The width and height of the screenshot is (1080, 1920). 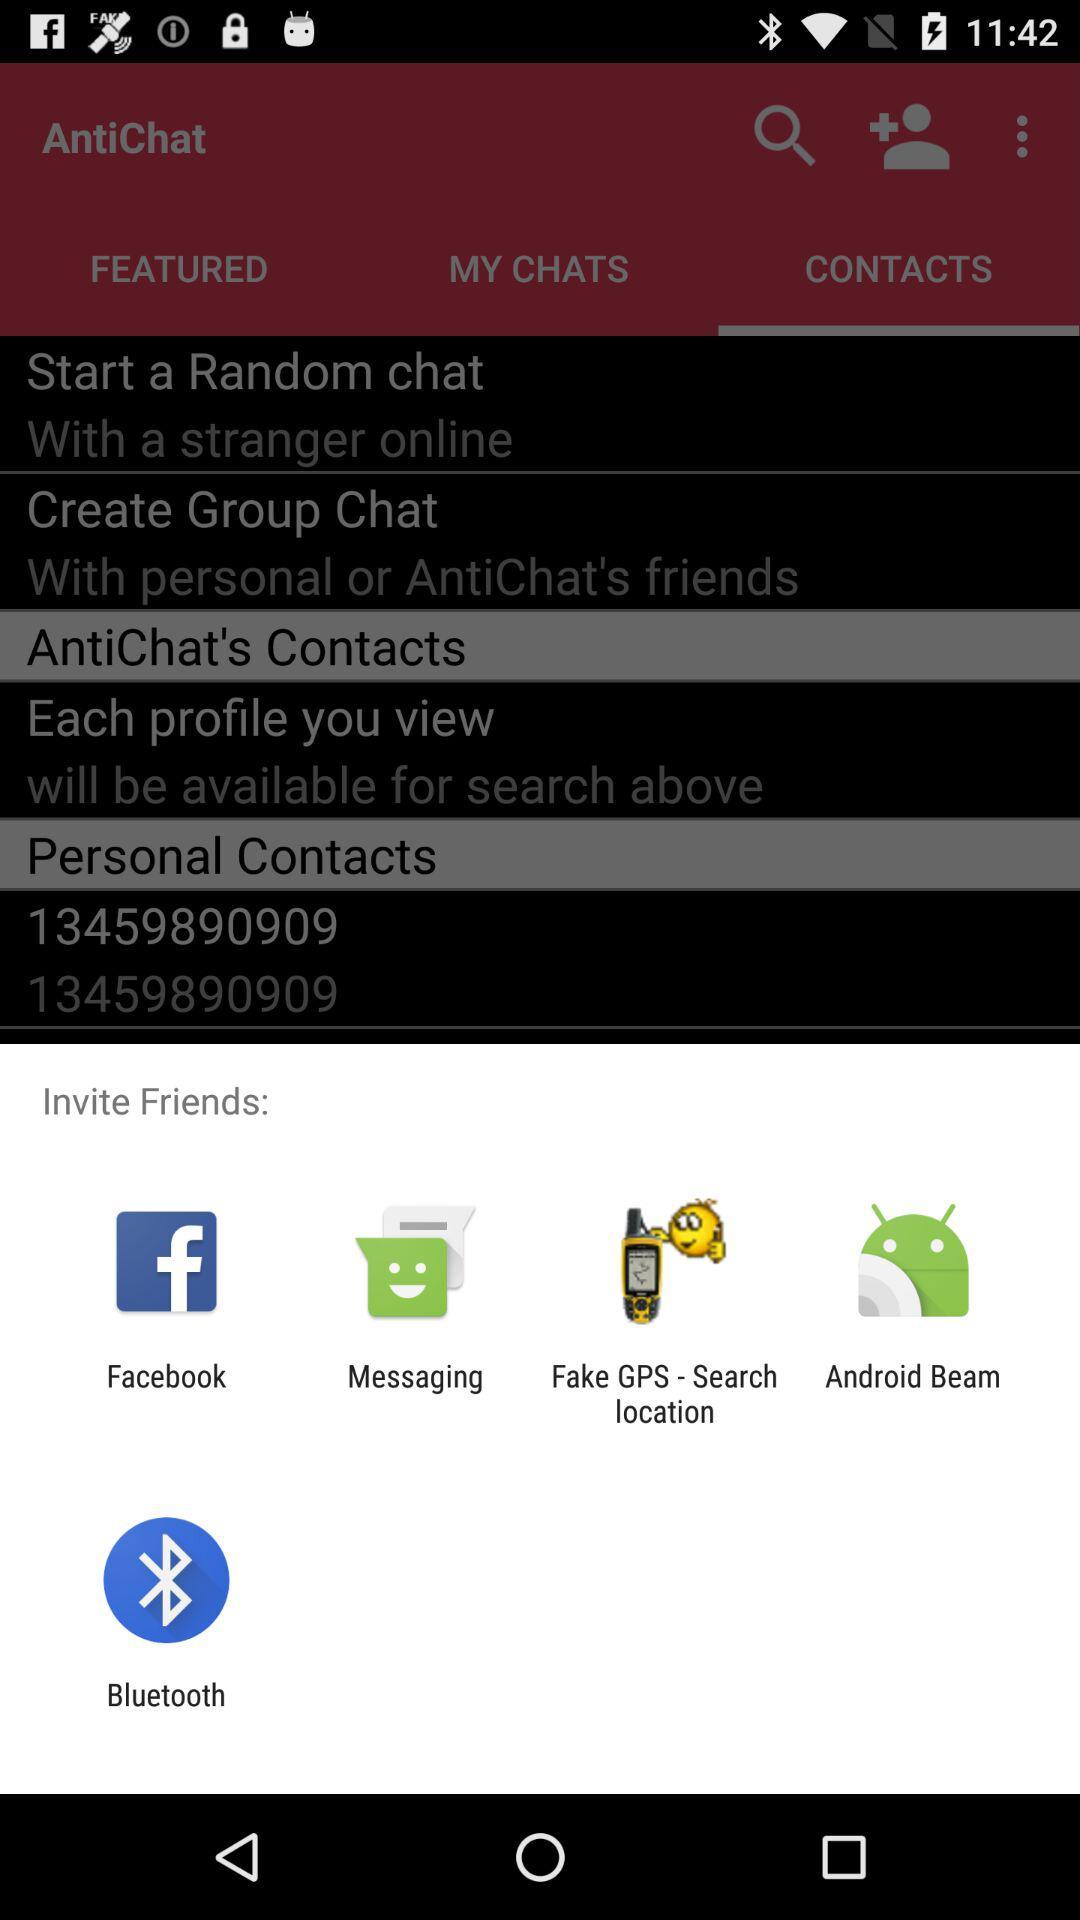 I want to click on icon to the left of the messaging item, so click(x=165, y=1392).